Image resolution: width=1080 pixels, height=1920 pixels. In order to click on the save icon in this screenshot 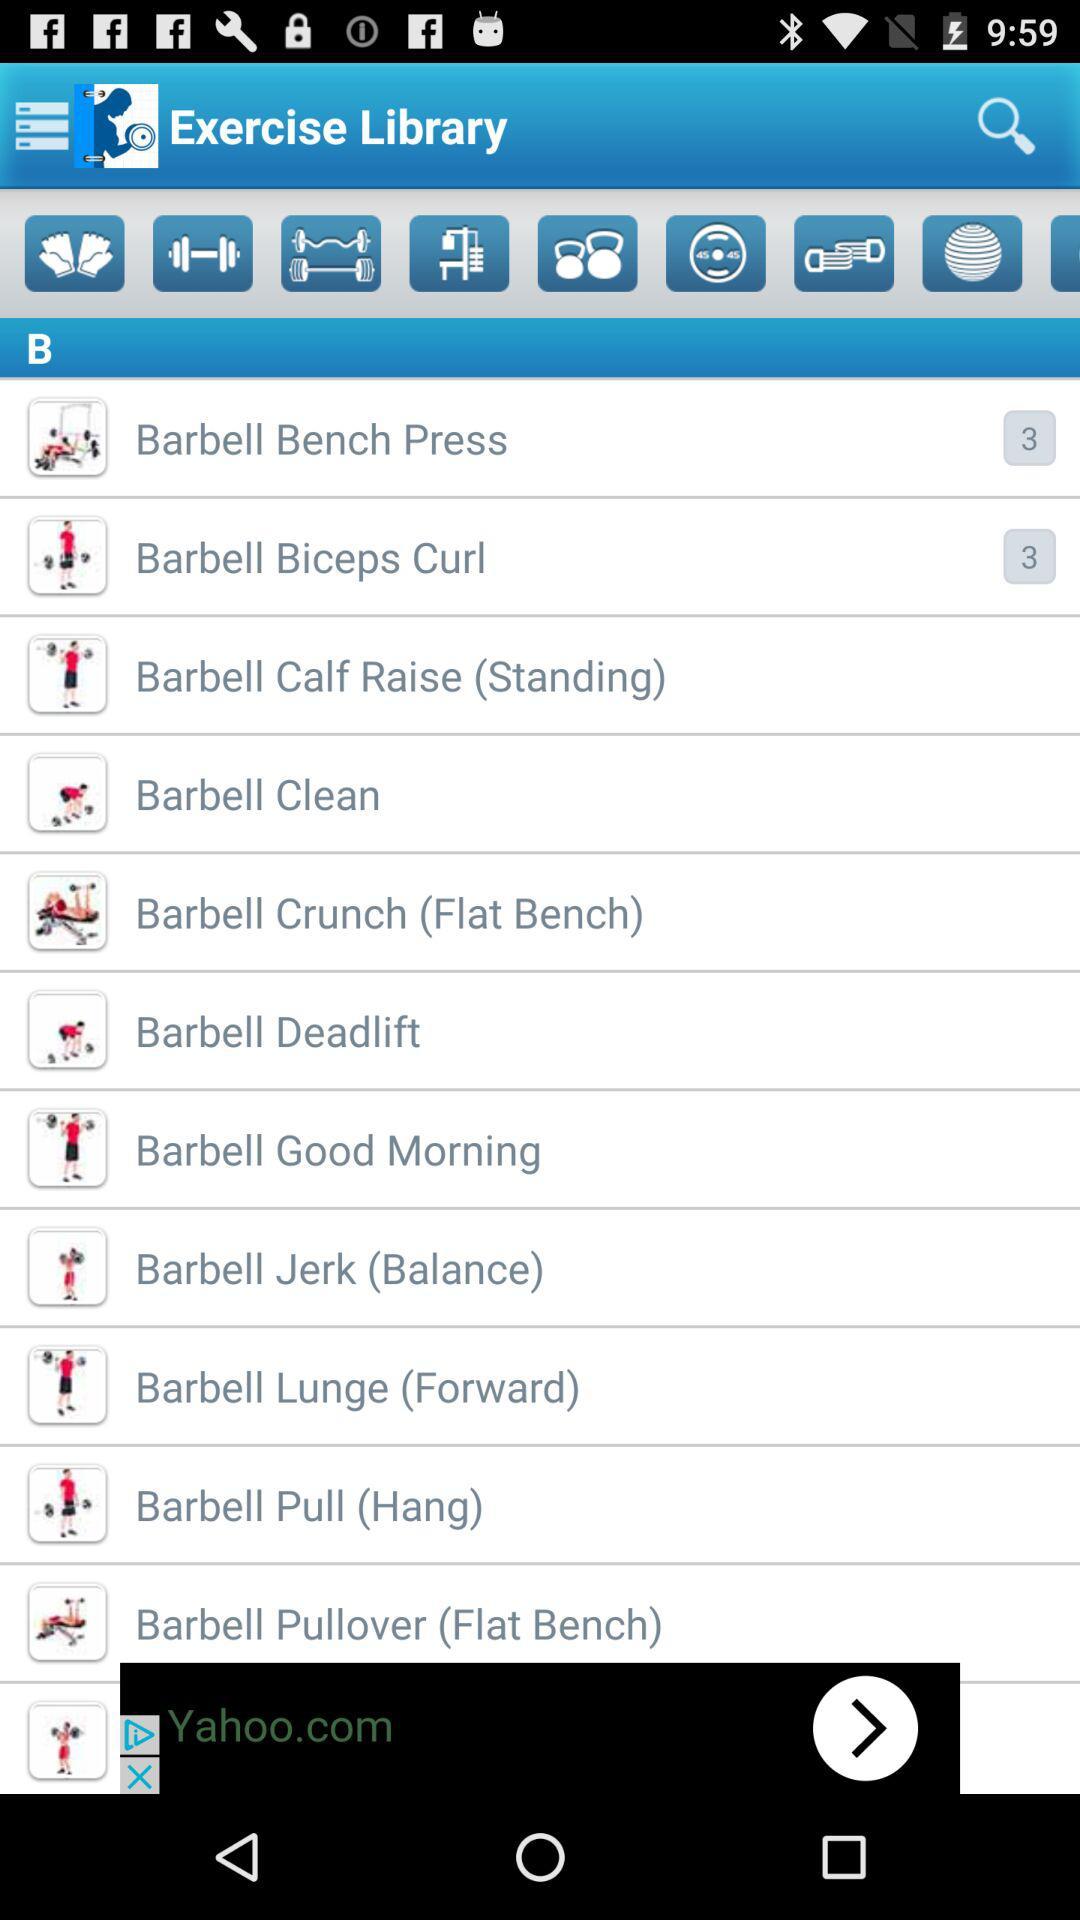, I will do `click(202, 270)`.